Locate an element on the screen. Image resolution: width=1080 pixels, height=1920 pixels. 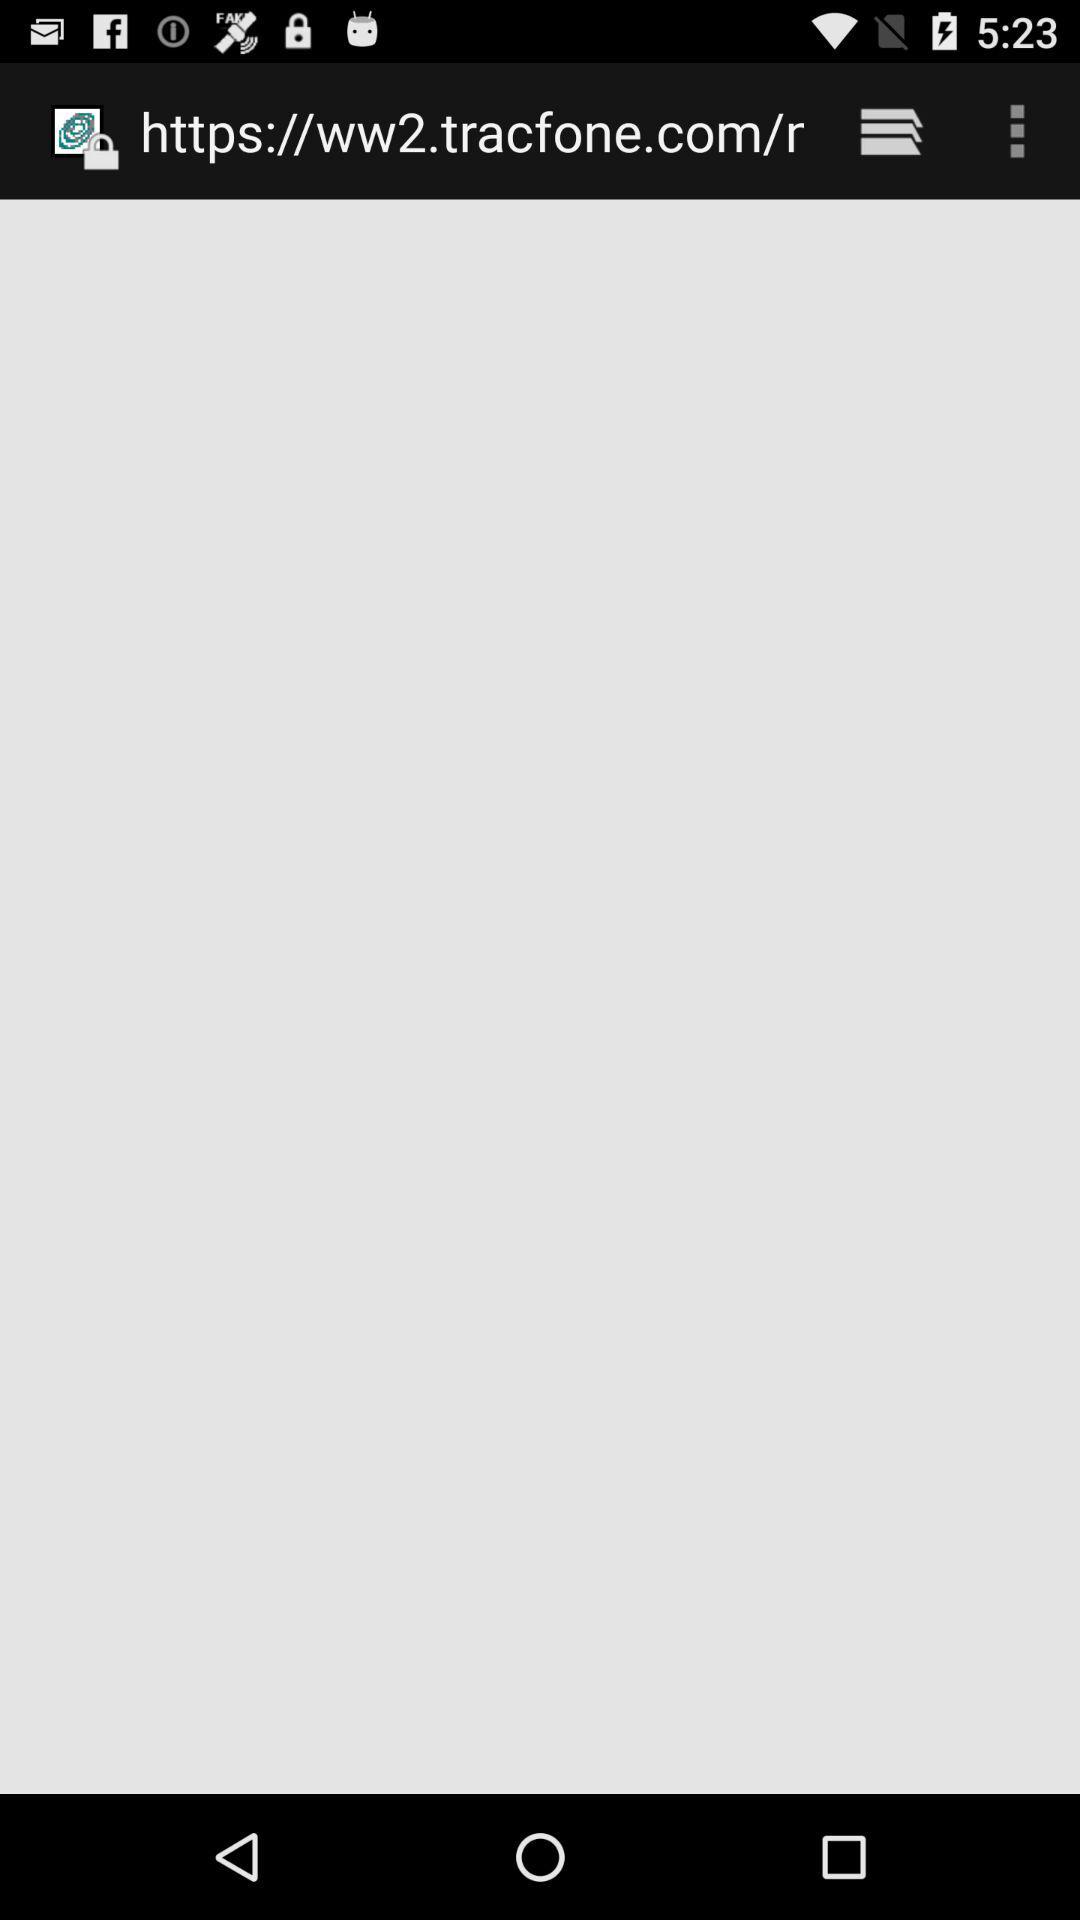
item at the center is located at coordinates (540, 996).